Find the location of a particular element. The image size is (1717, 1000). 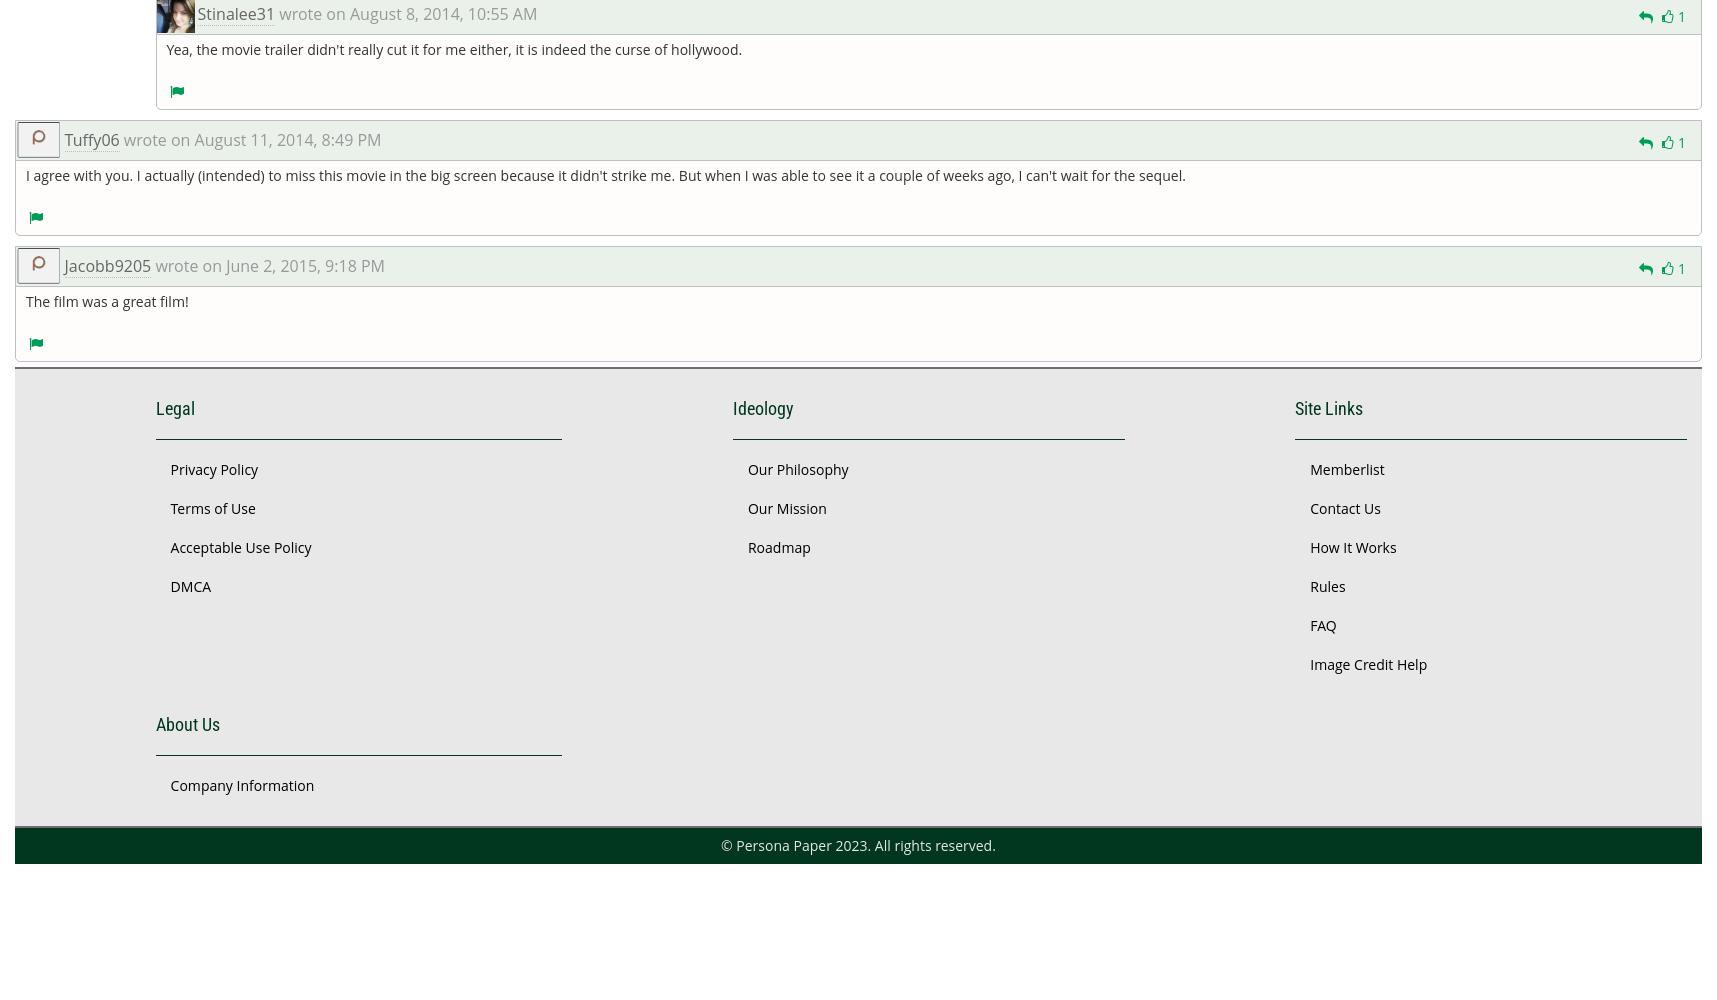

'© Persona Paper 2023.  All rights reserved.' is located at coordinates (720, 843).